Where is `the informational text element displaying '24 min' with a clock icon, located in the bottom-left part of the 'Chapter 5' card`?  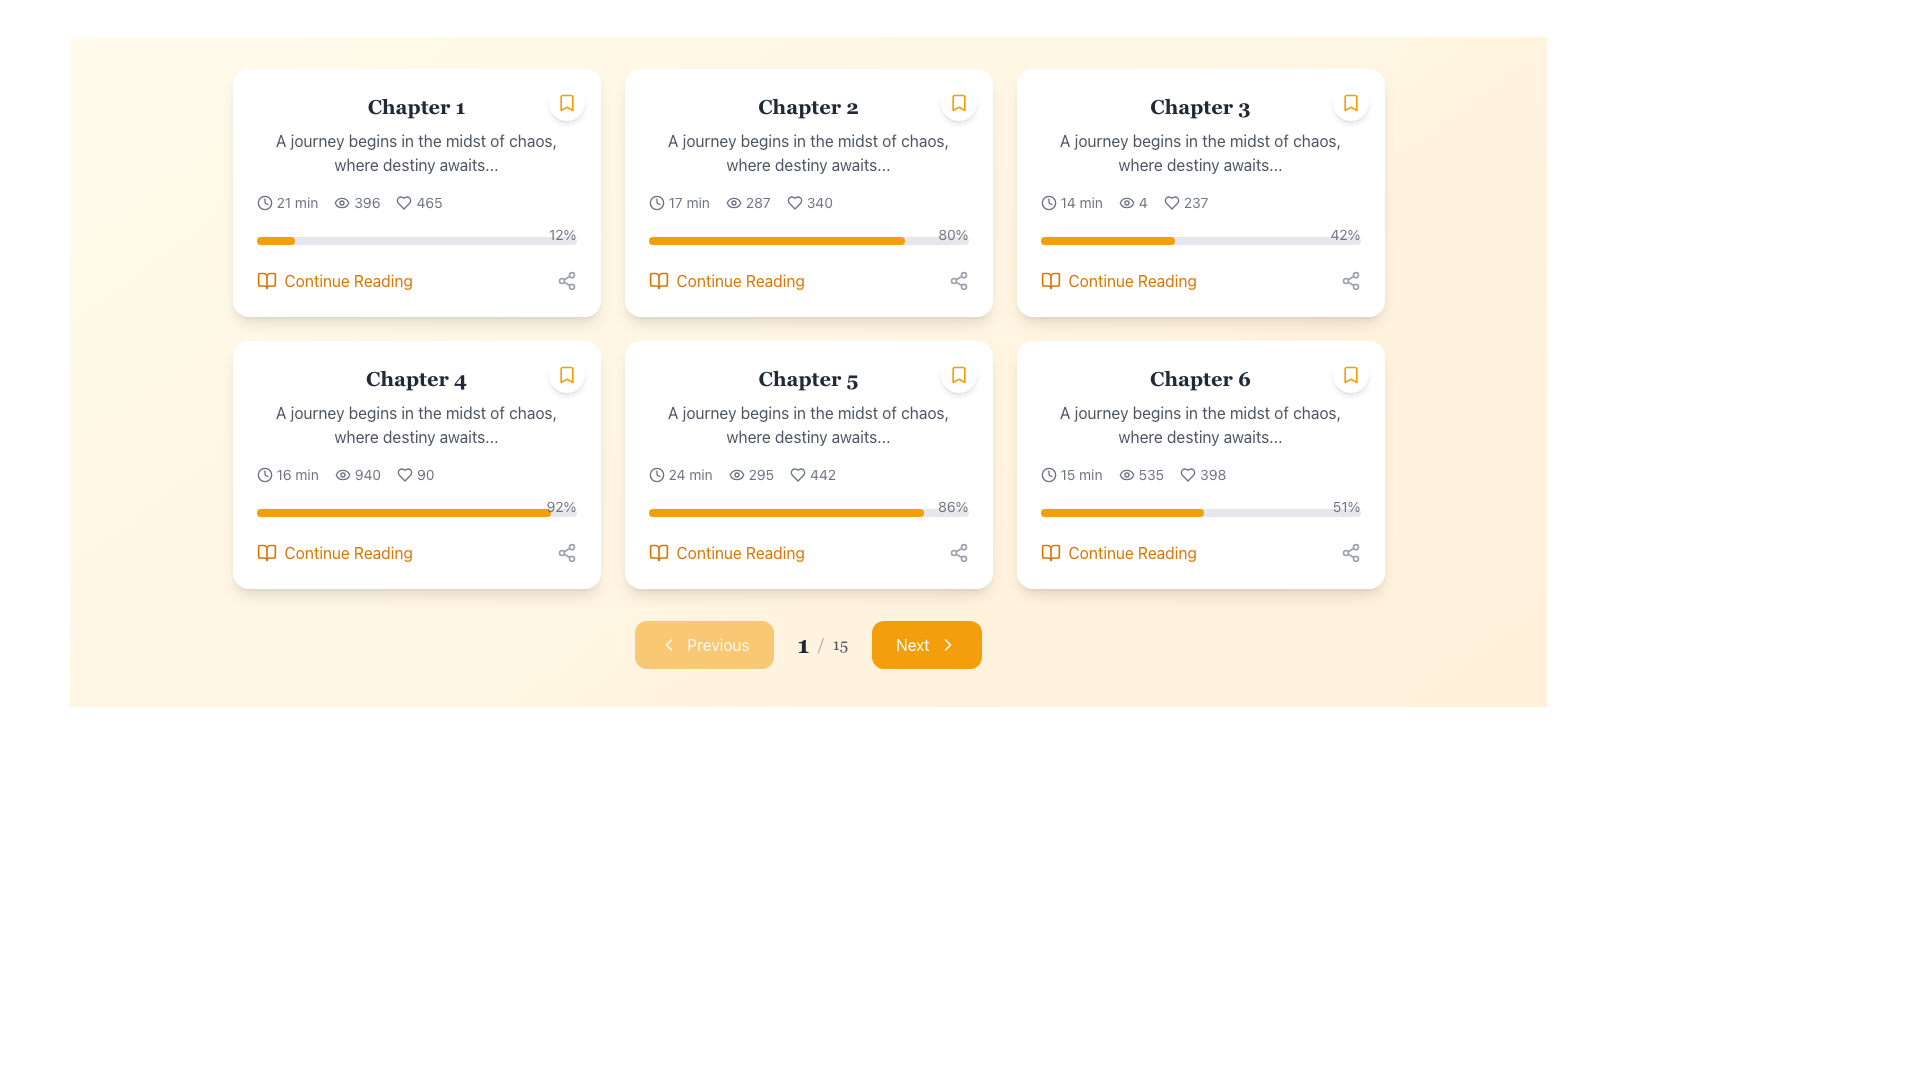 the informational text element displaying '24 min' with a clock icon, located in the bottom-left part of the 'Chapter 5' card is located at coordinates (680, 474).